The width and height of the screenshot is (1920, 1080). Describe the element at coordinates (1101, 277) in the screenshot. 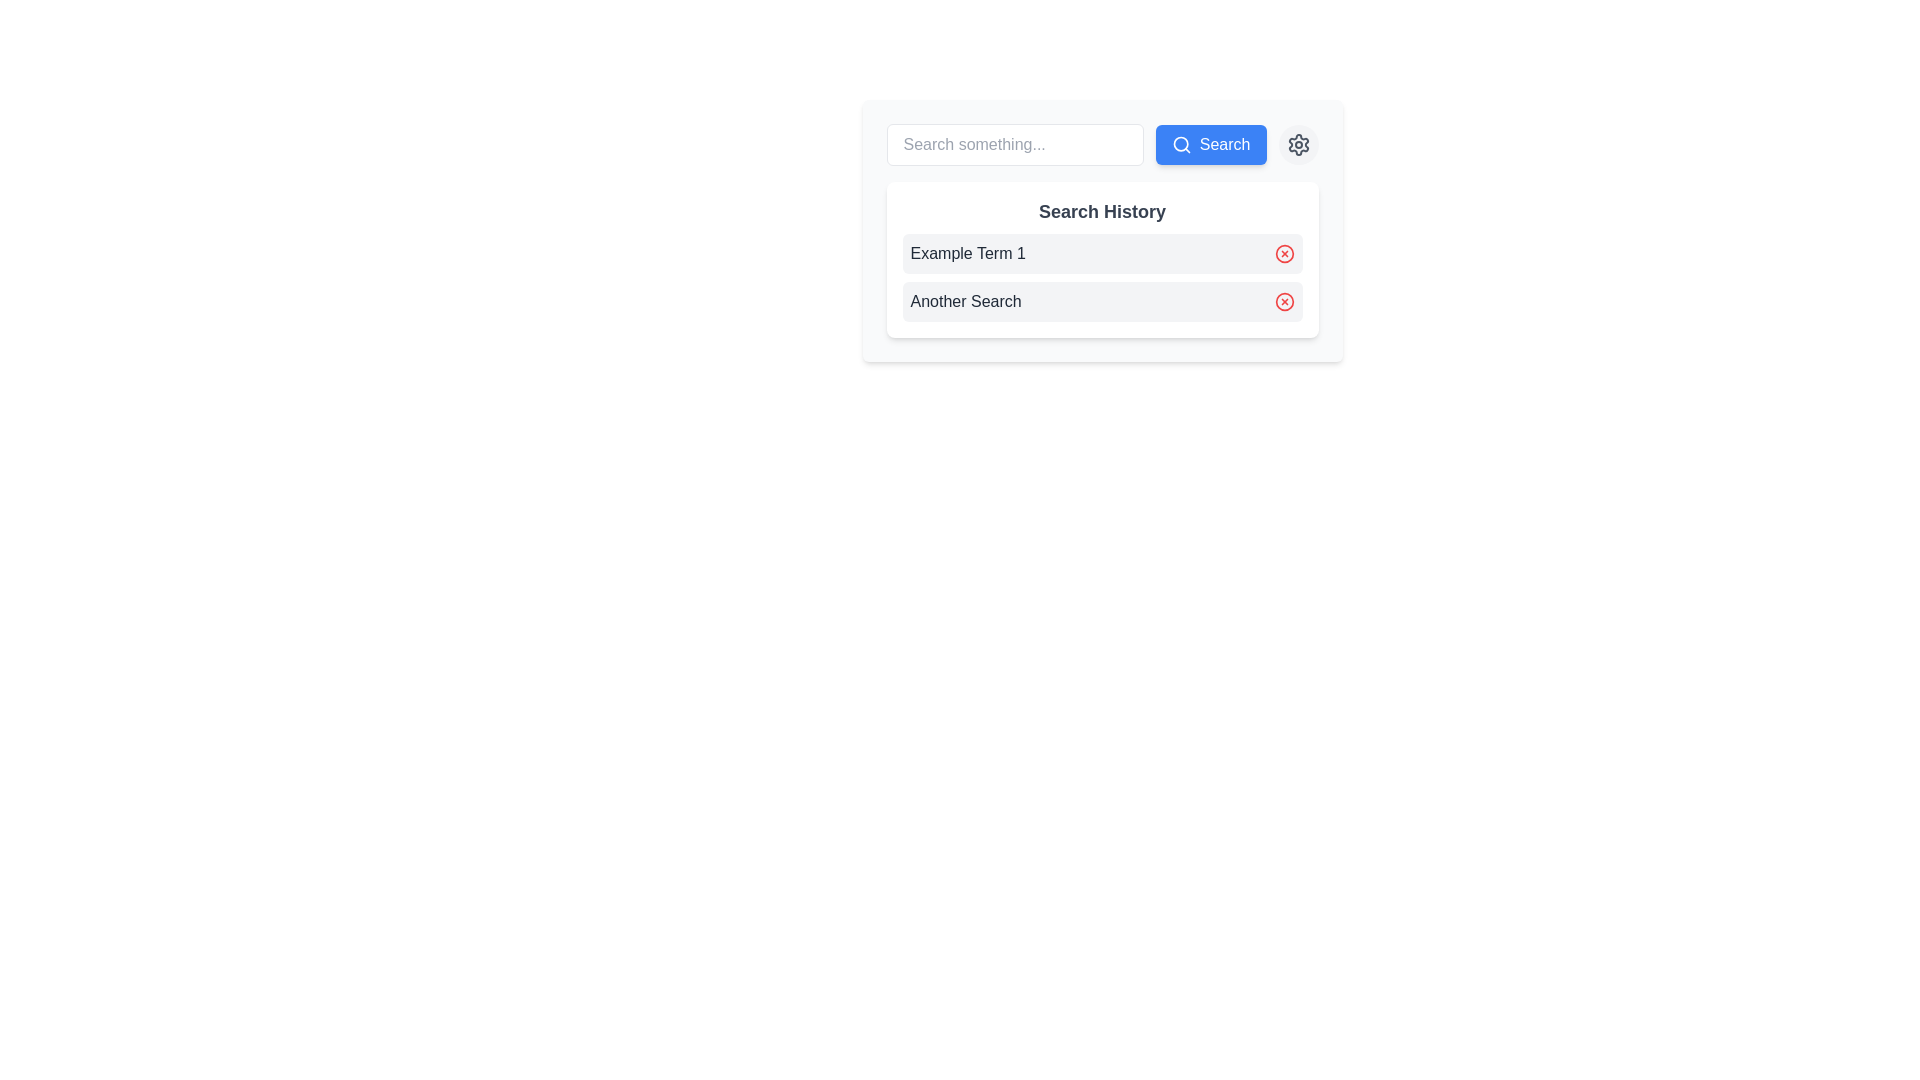

I see `the red delete icon of the search history term within the interactive list items grouped under the 'Search History' title` at that location.